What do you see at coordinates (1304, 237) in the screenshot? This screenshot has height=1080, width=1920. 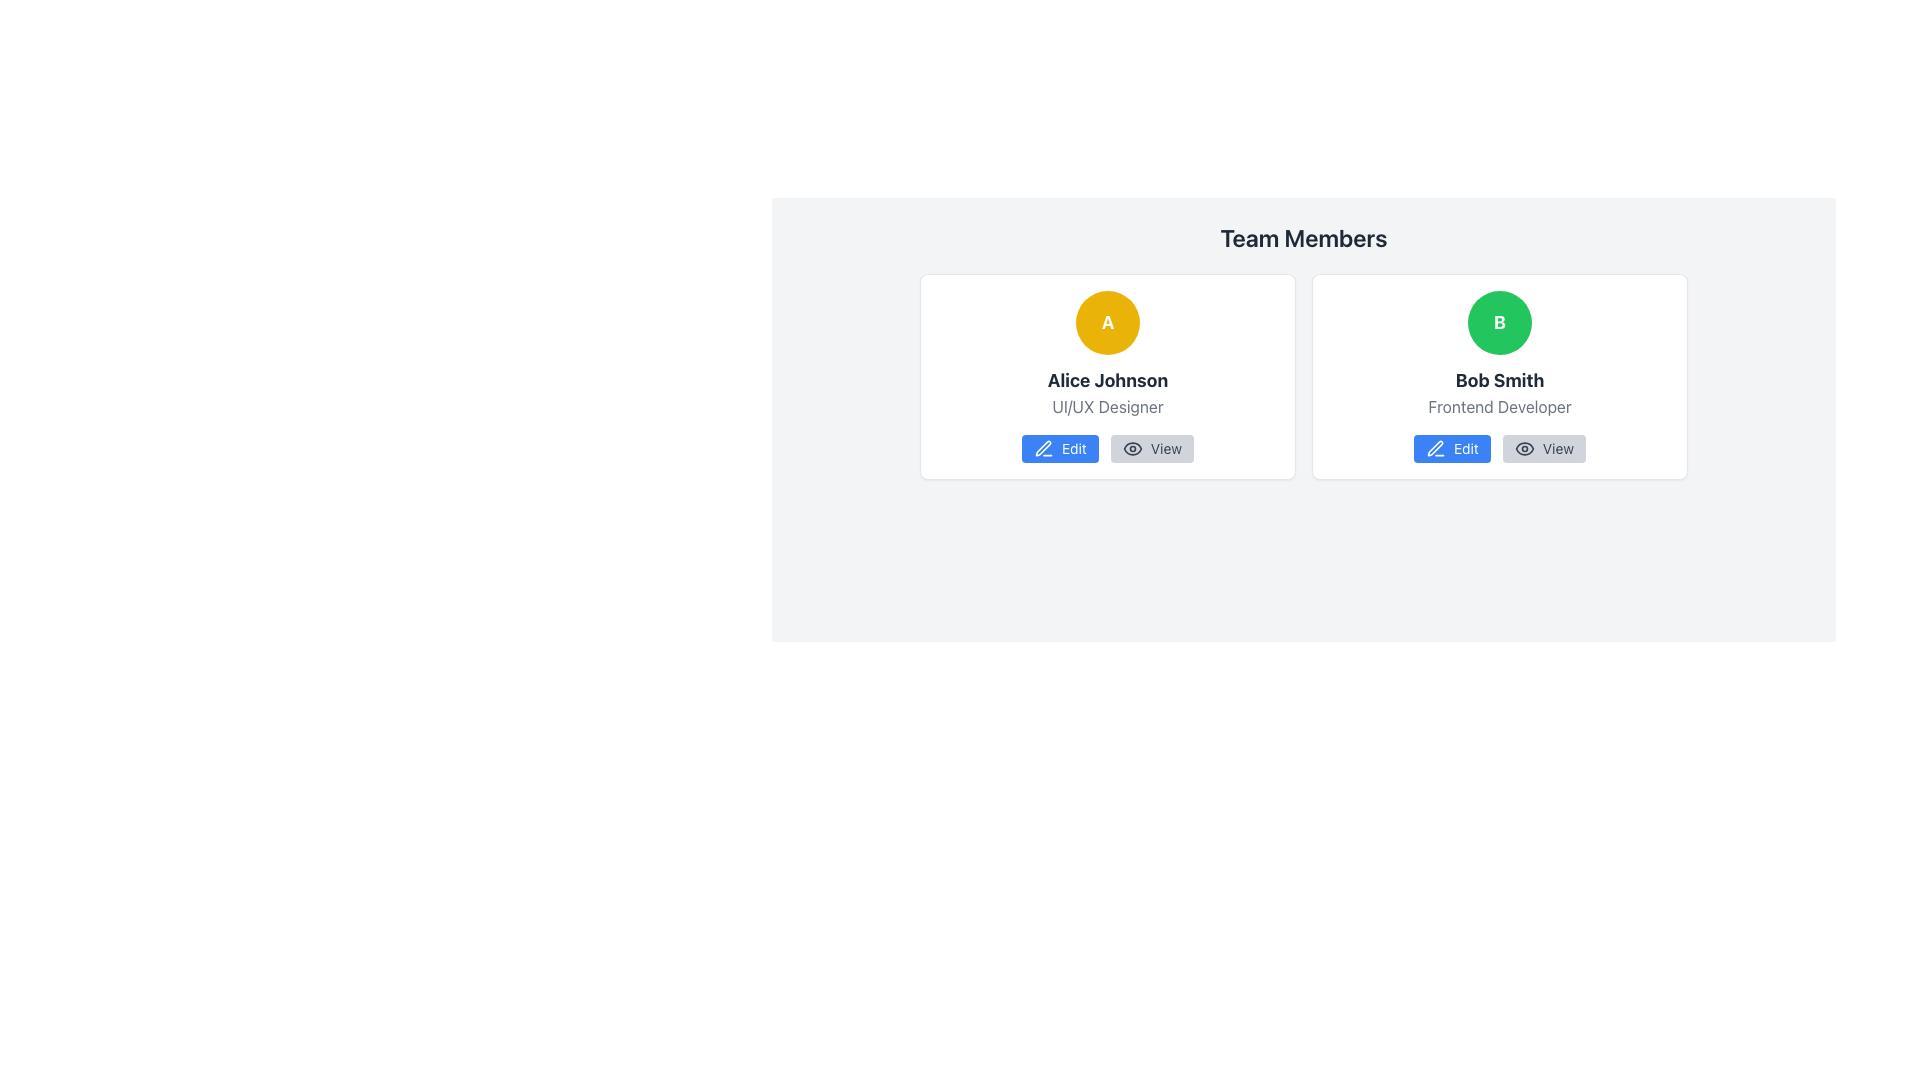 I see `the text header that reads 'Team Members', which is prominently styled in dark gray and positioned above the grid layout of team member cards` at bounding box center [1304, 237].